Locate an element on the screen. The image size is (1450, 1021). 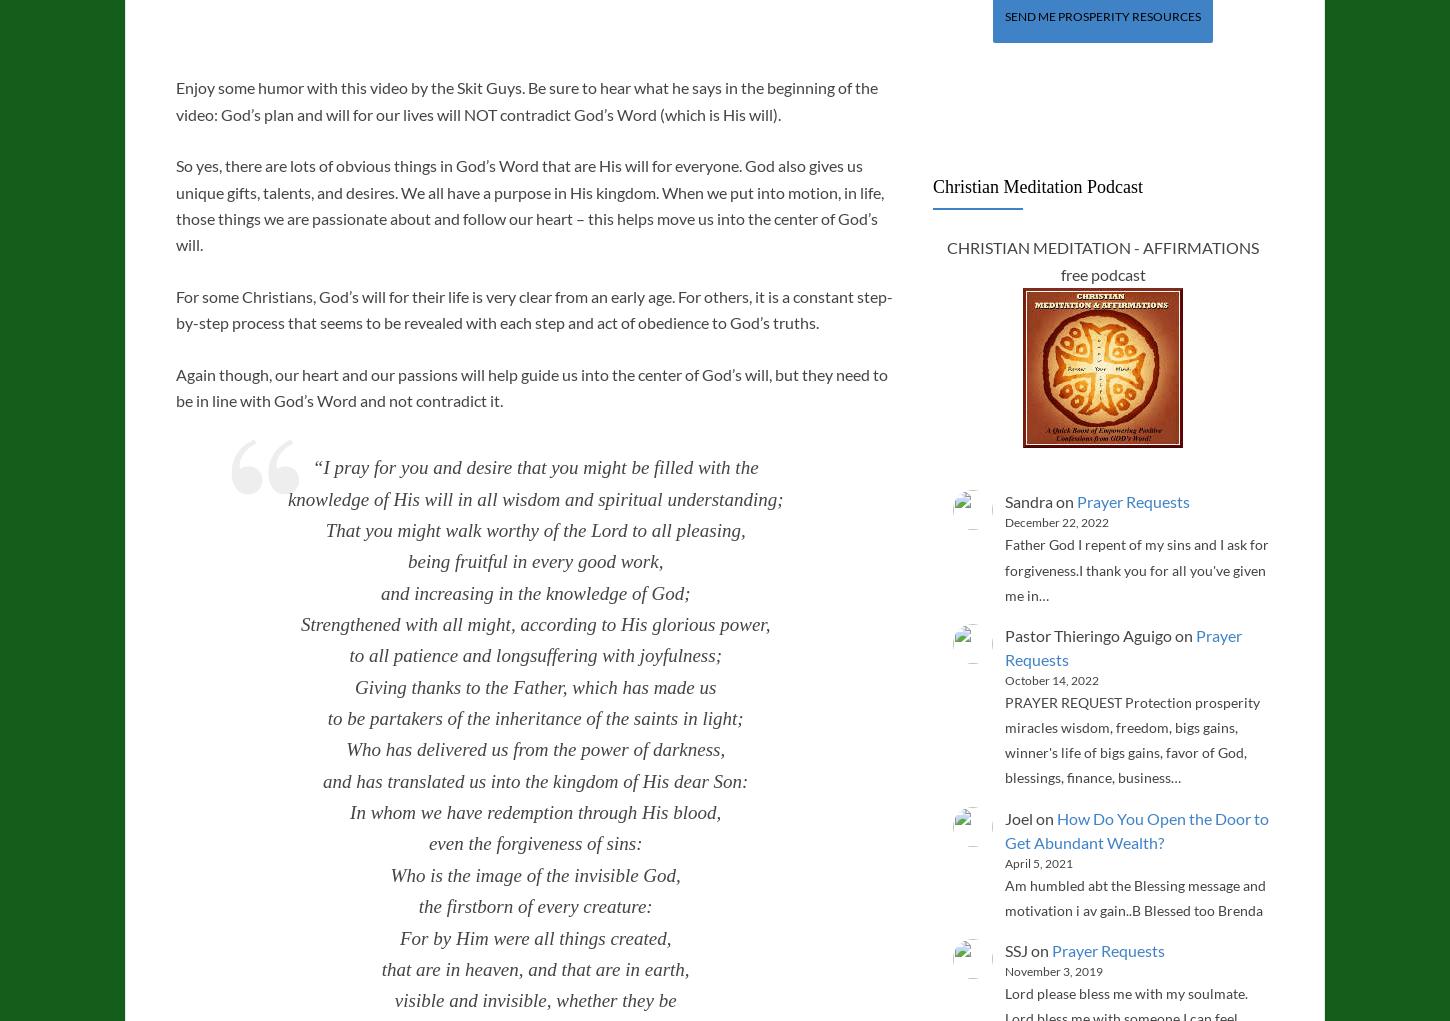
'SSJ' is located at coordinates (1015, 949).